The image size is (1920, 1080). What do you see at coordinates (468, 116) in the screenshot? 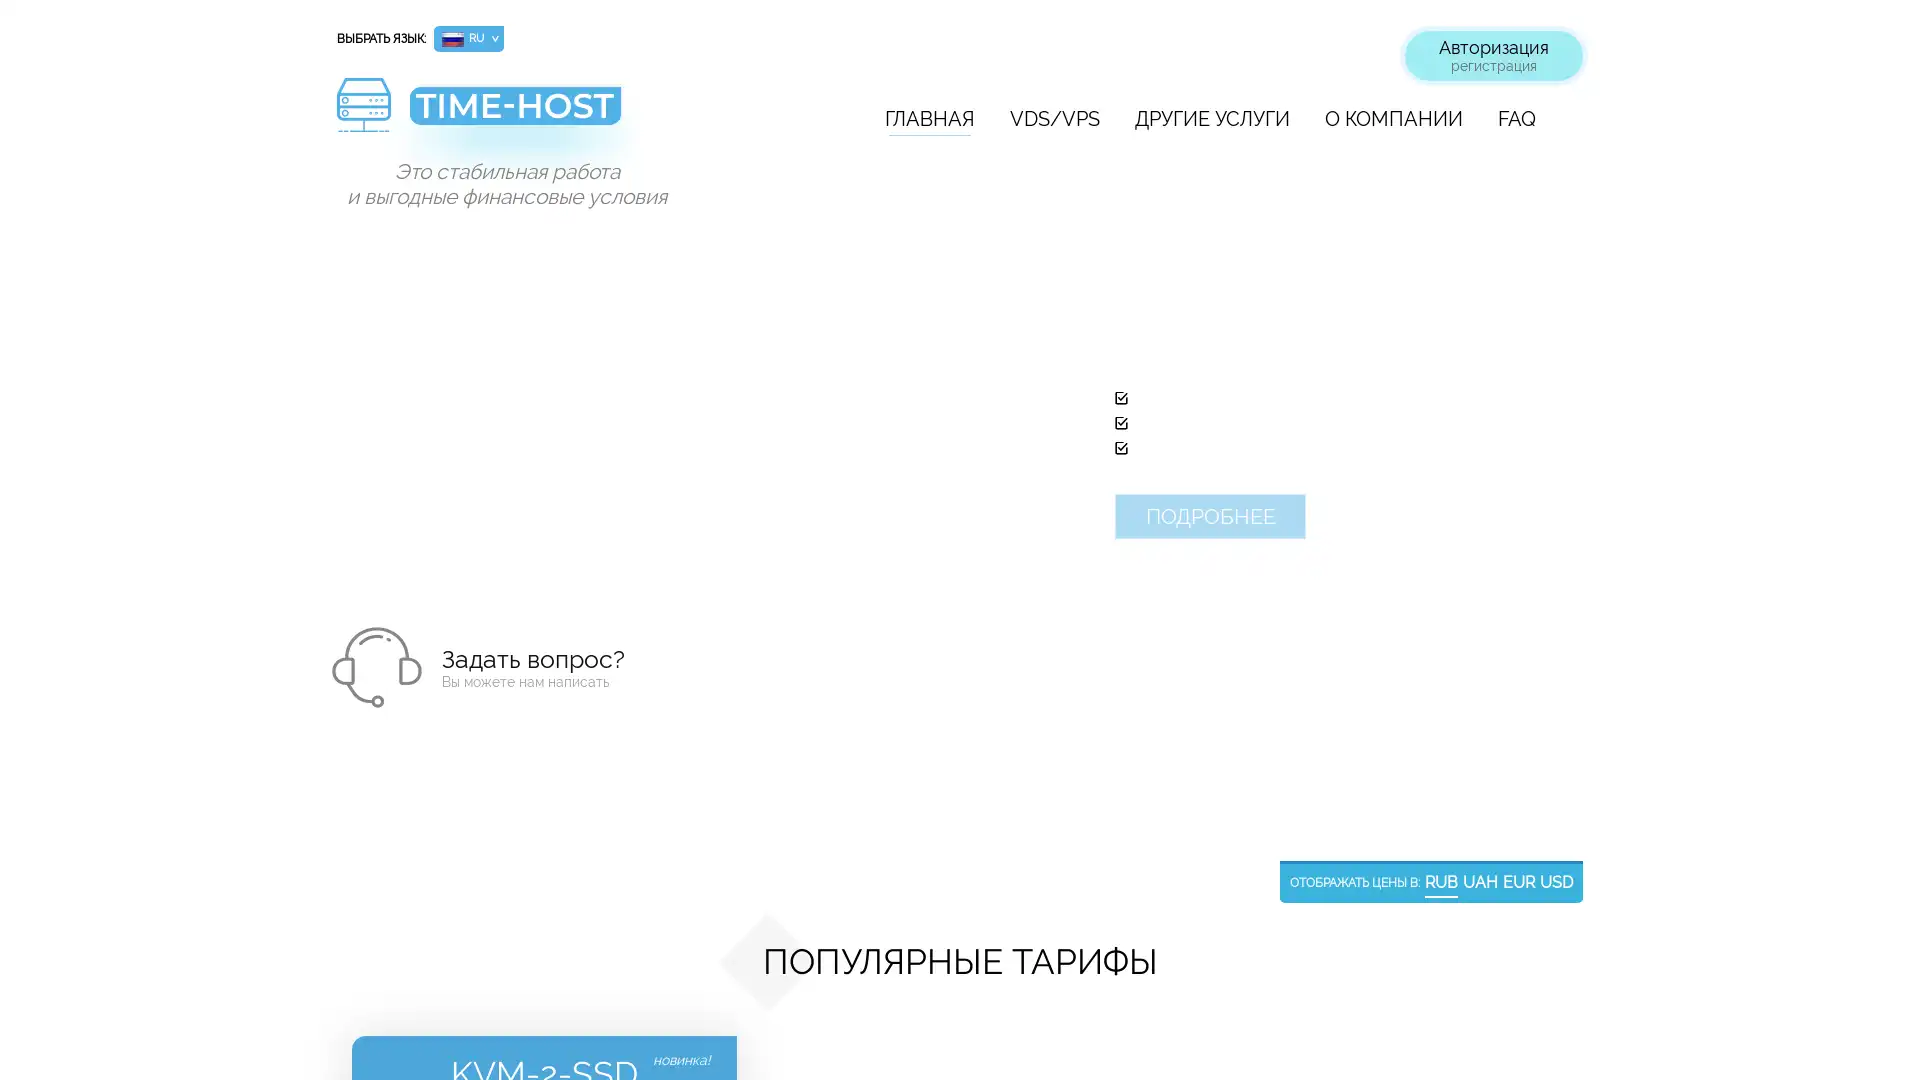
I see `fr FR` at bounding box center [468, 116].